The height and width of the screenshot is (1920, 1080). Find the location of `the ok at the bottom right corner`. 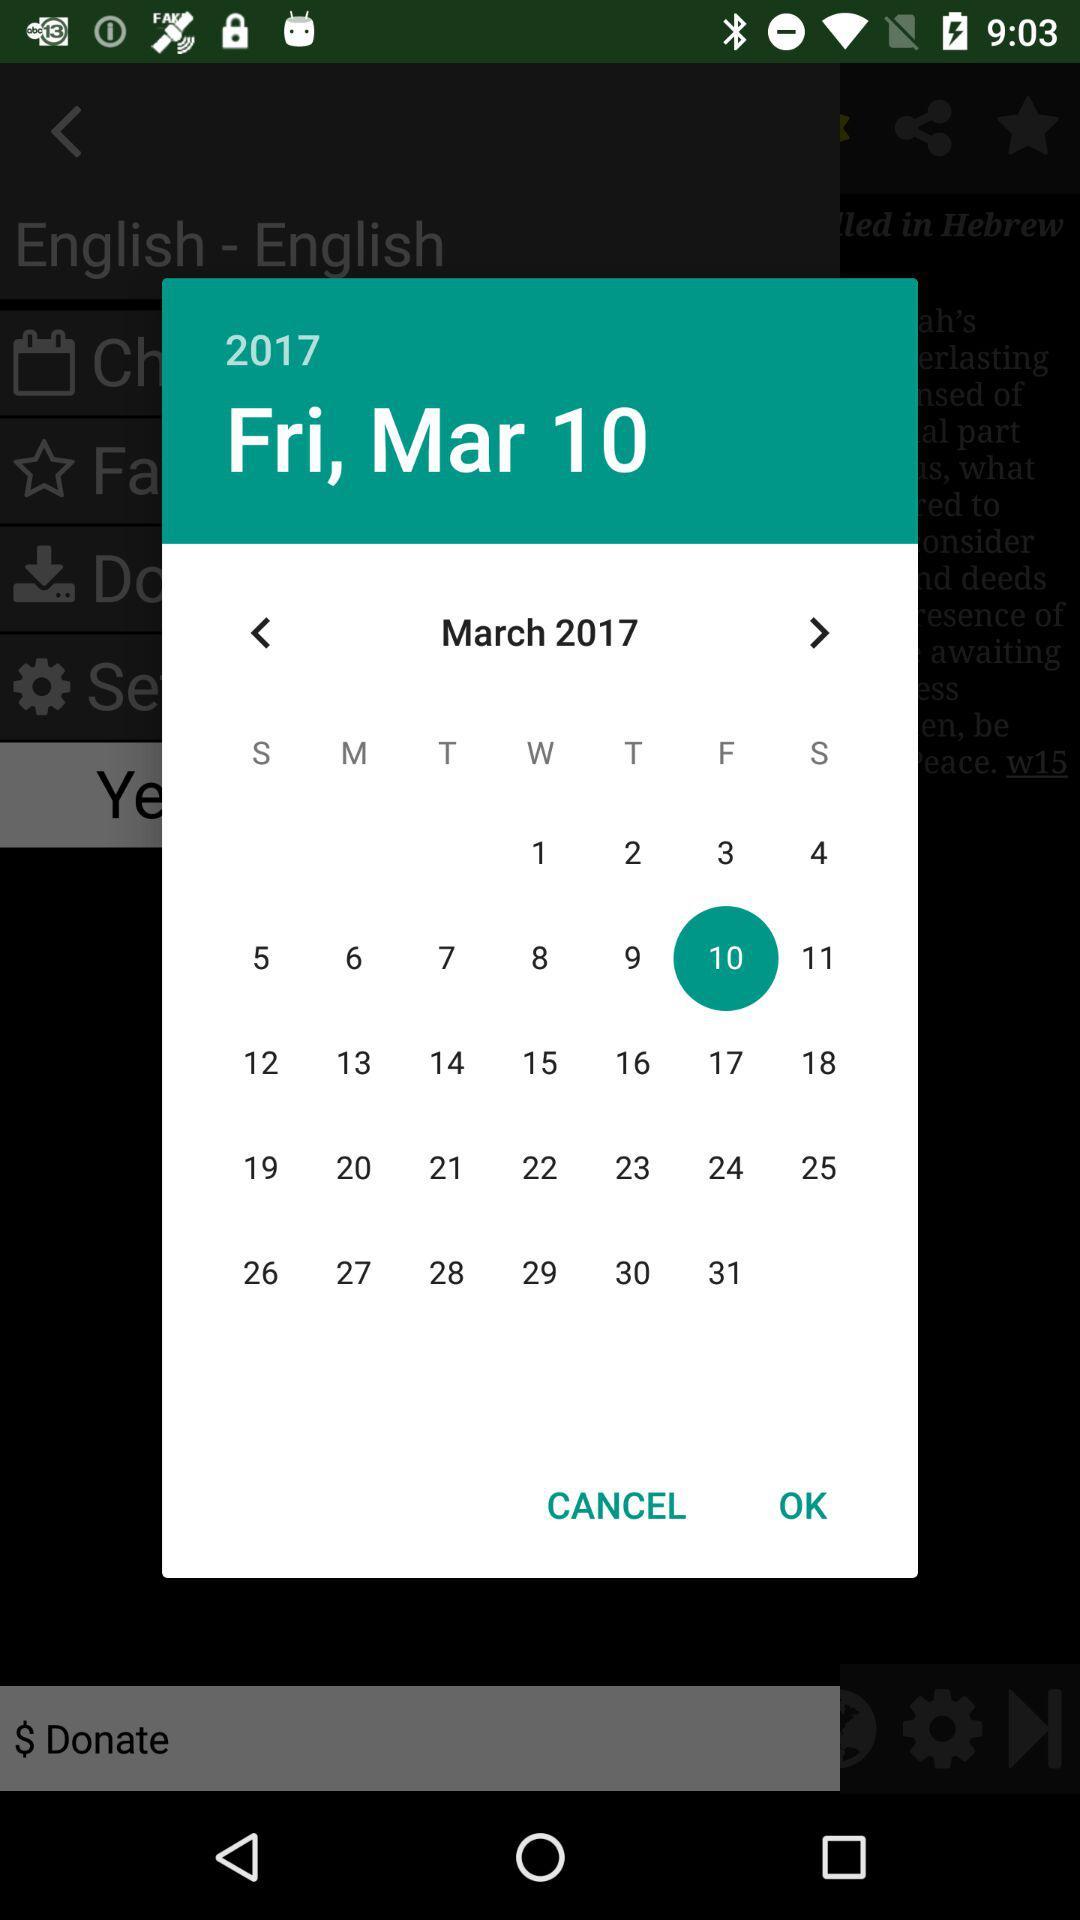

the ok at the bottom right corner is located at coordinates (801, 1504).